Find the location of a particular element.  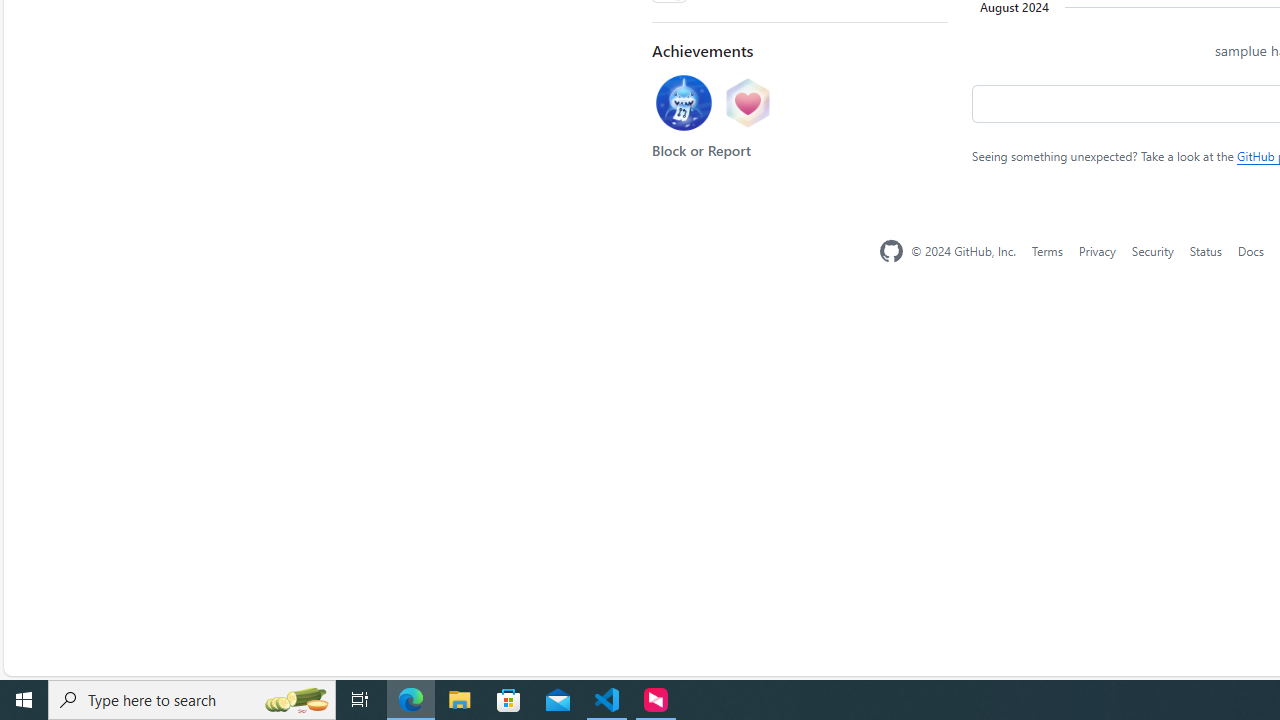

'Security' is located at coordinates (1152, 249).